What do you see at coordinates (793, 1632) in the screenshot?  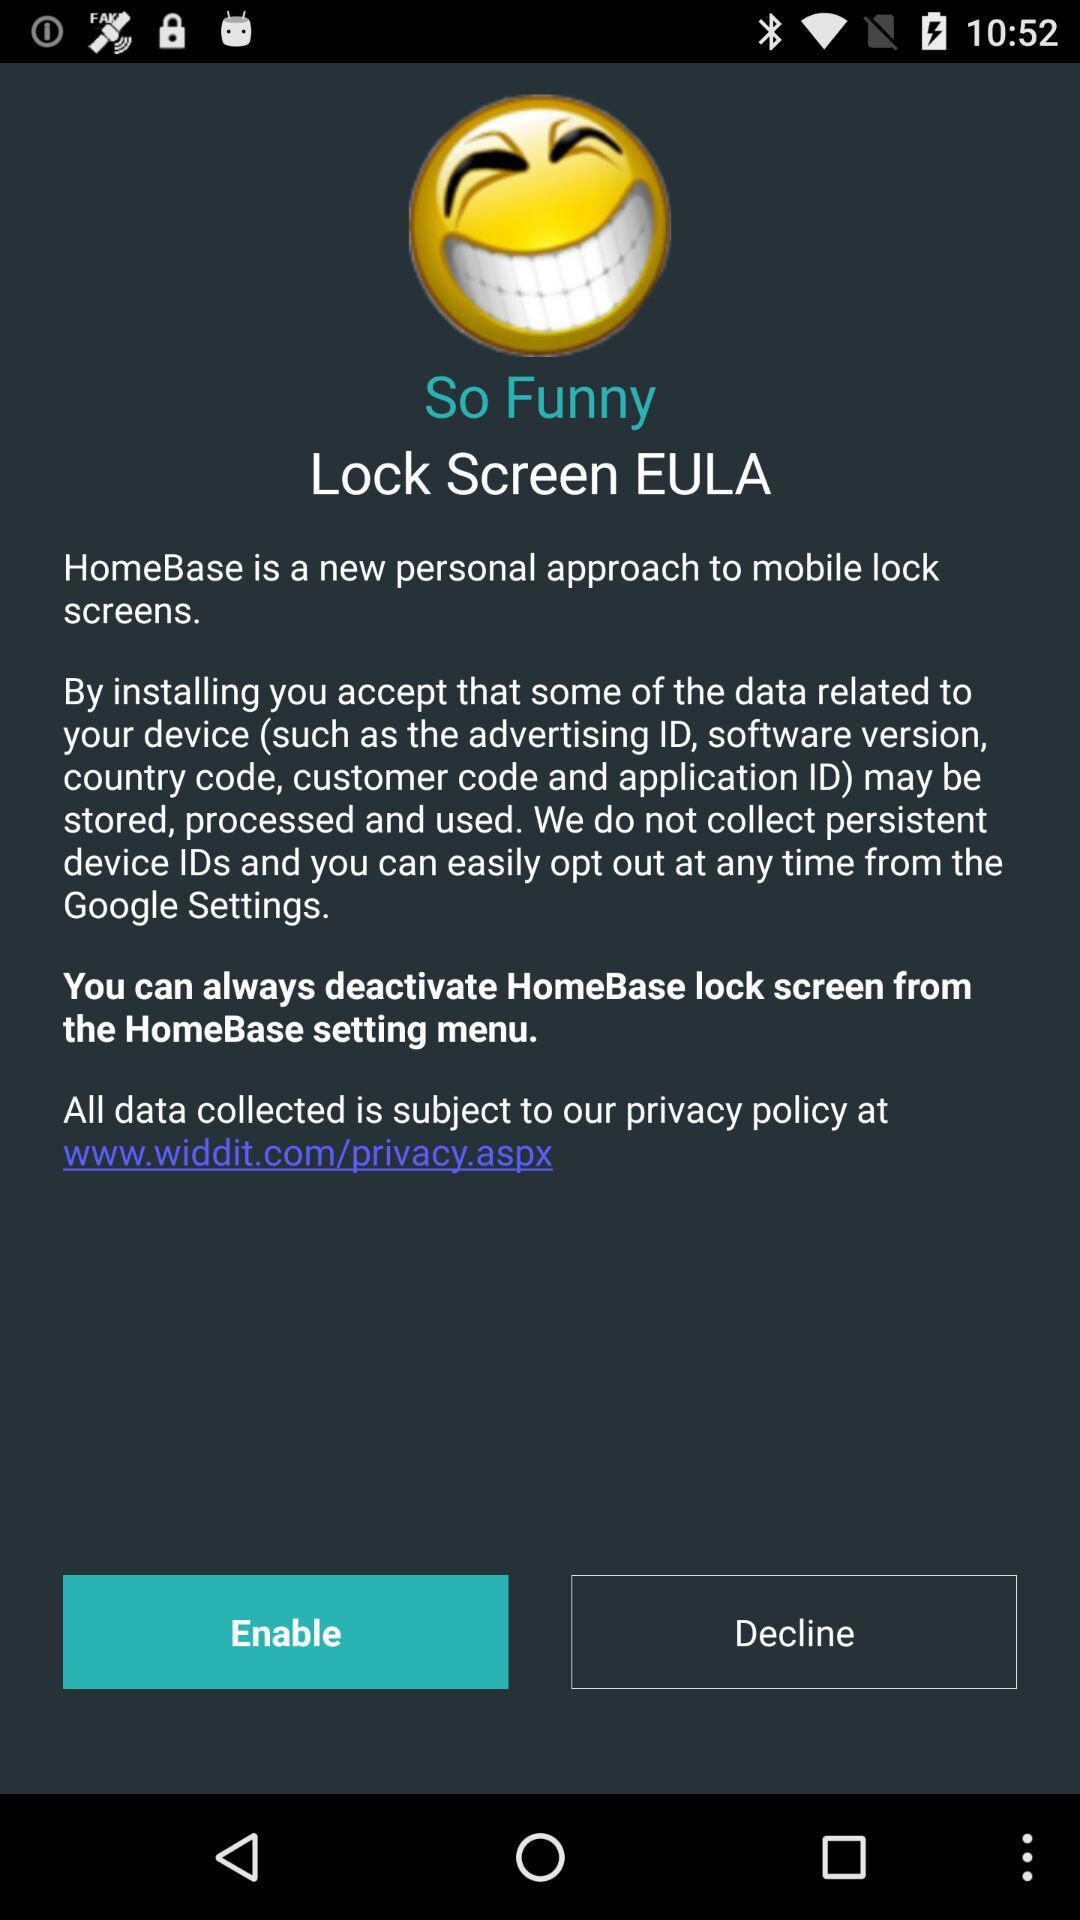 I see `the item below all data collected item` at bounding box center [793, 1632].